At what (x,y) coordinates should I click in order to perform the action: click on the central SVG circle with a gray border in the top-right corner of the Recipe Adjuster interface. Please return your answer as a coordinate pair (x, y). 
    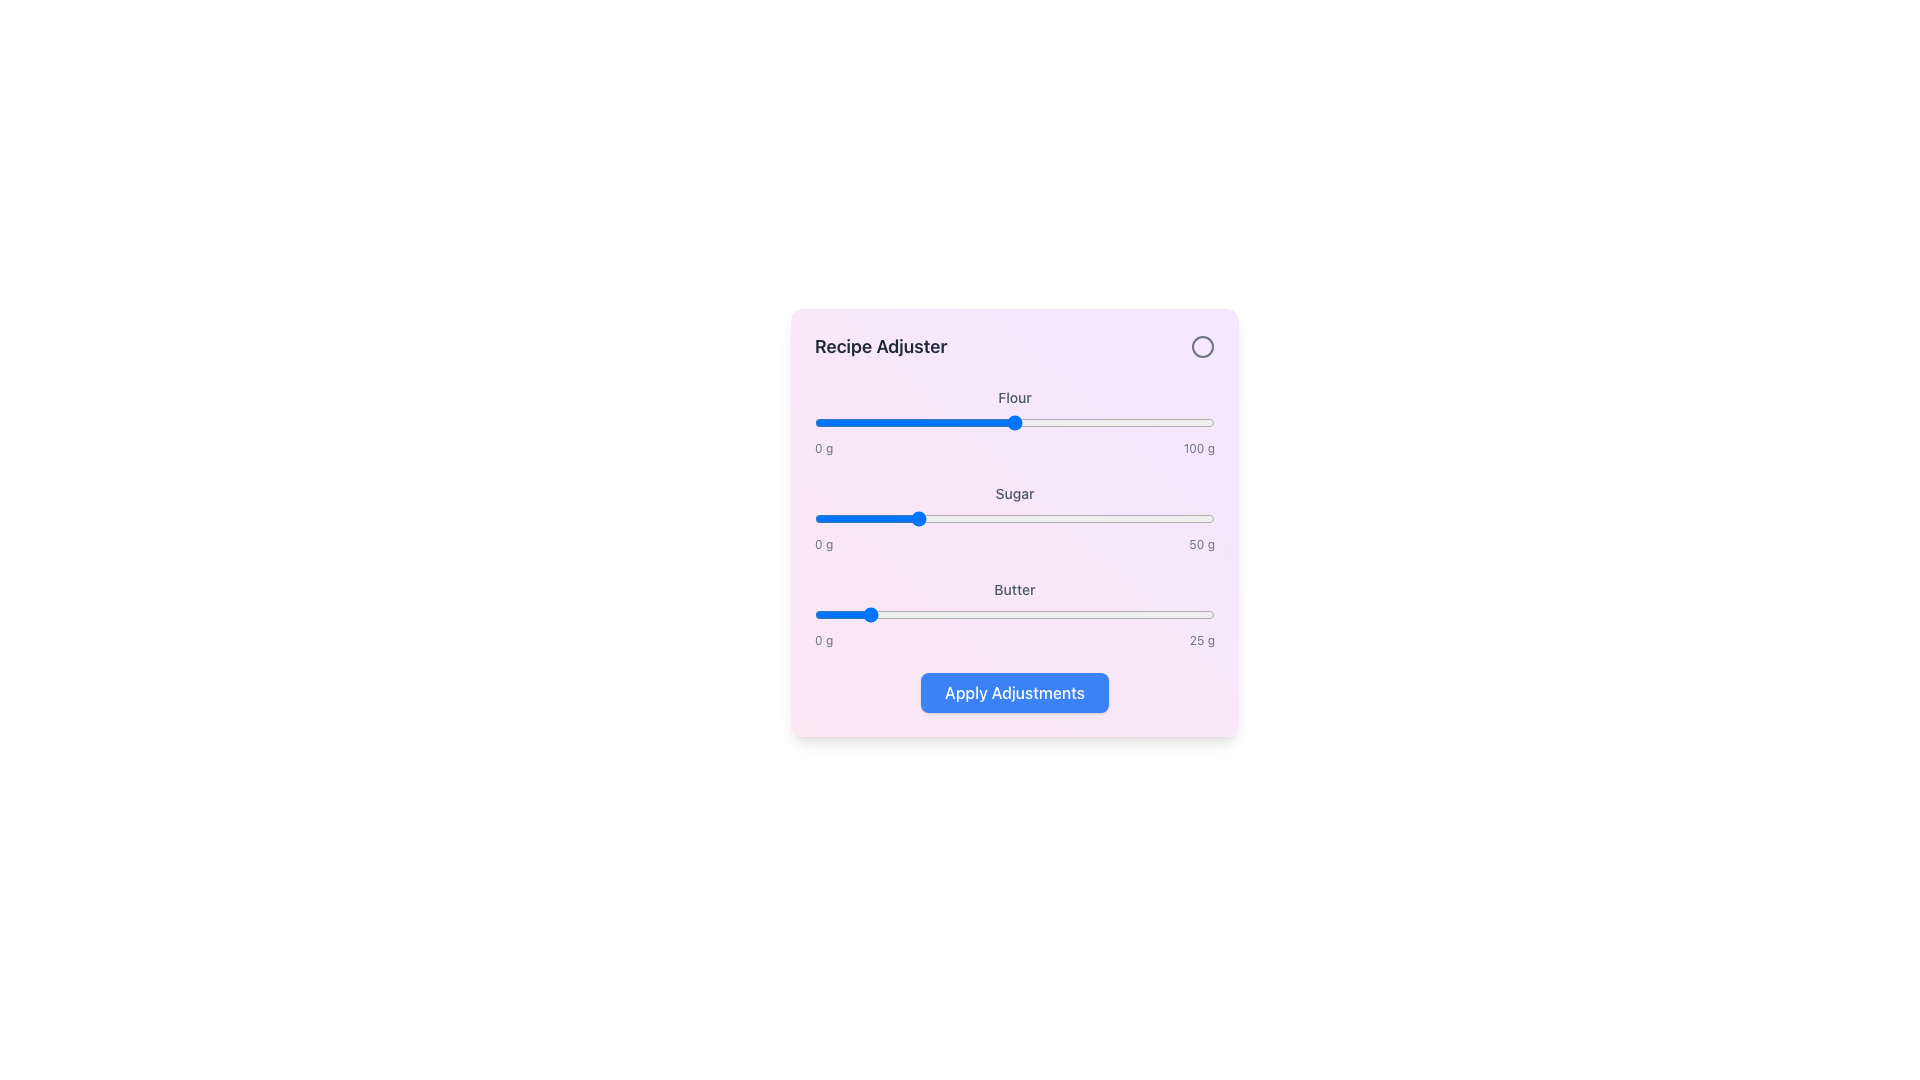
    Looking at the image, I should click on (1202, 346).